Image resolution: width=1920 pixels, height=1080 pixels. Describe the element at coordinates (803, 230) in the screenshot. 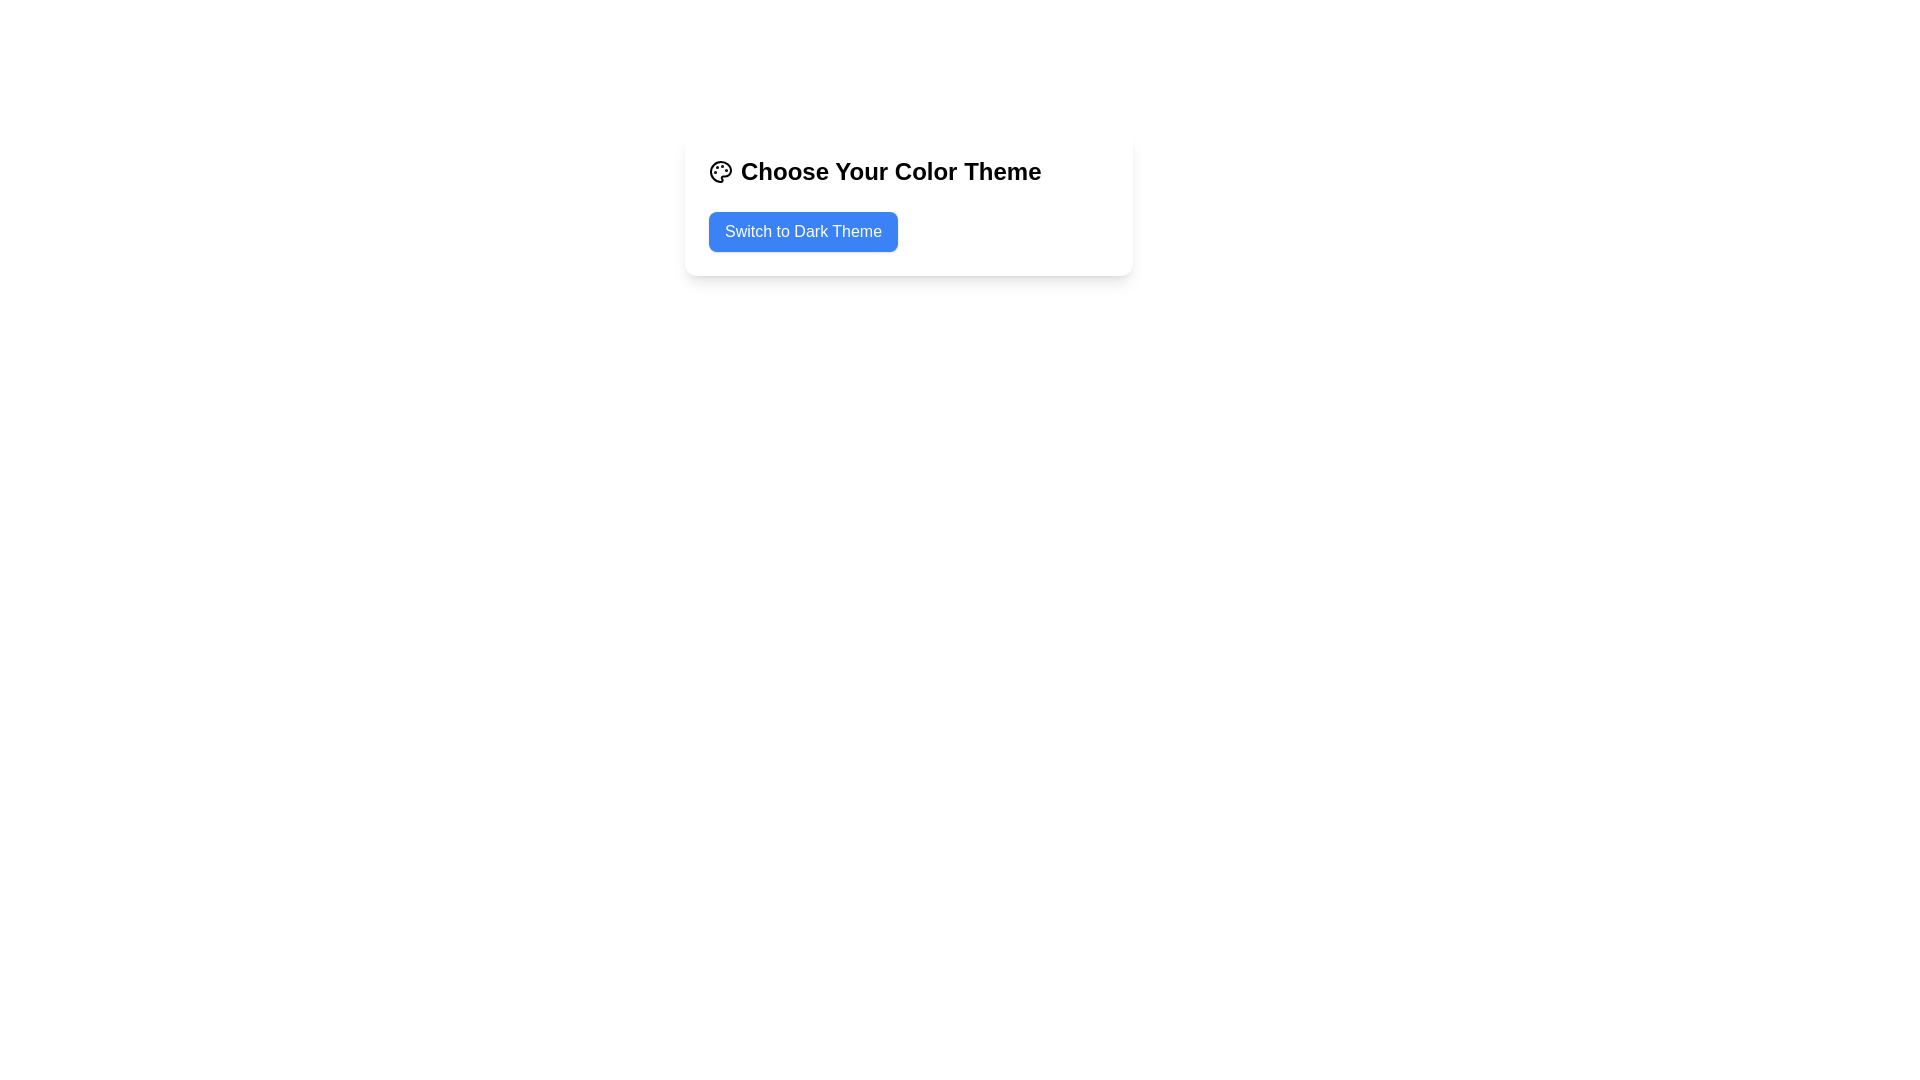

I see `the 'Switch to Dark Theme' button` at that location.